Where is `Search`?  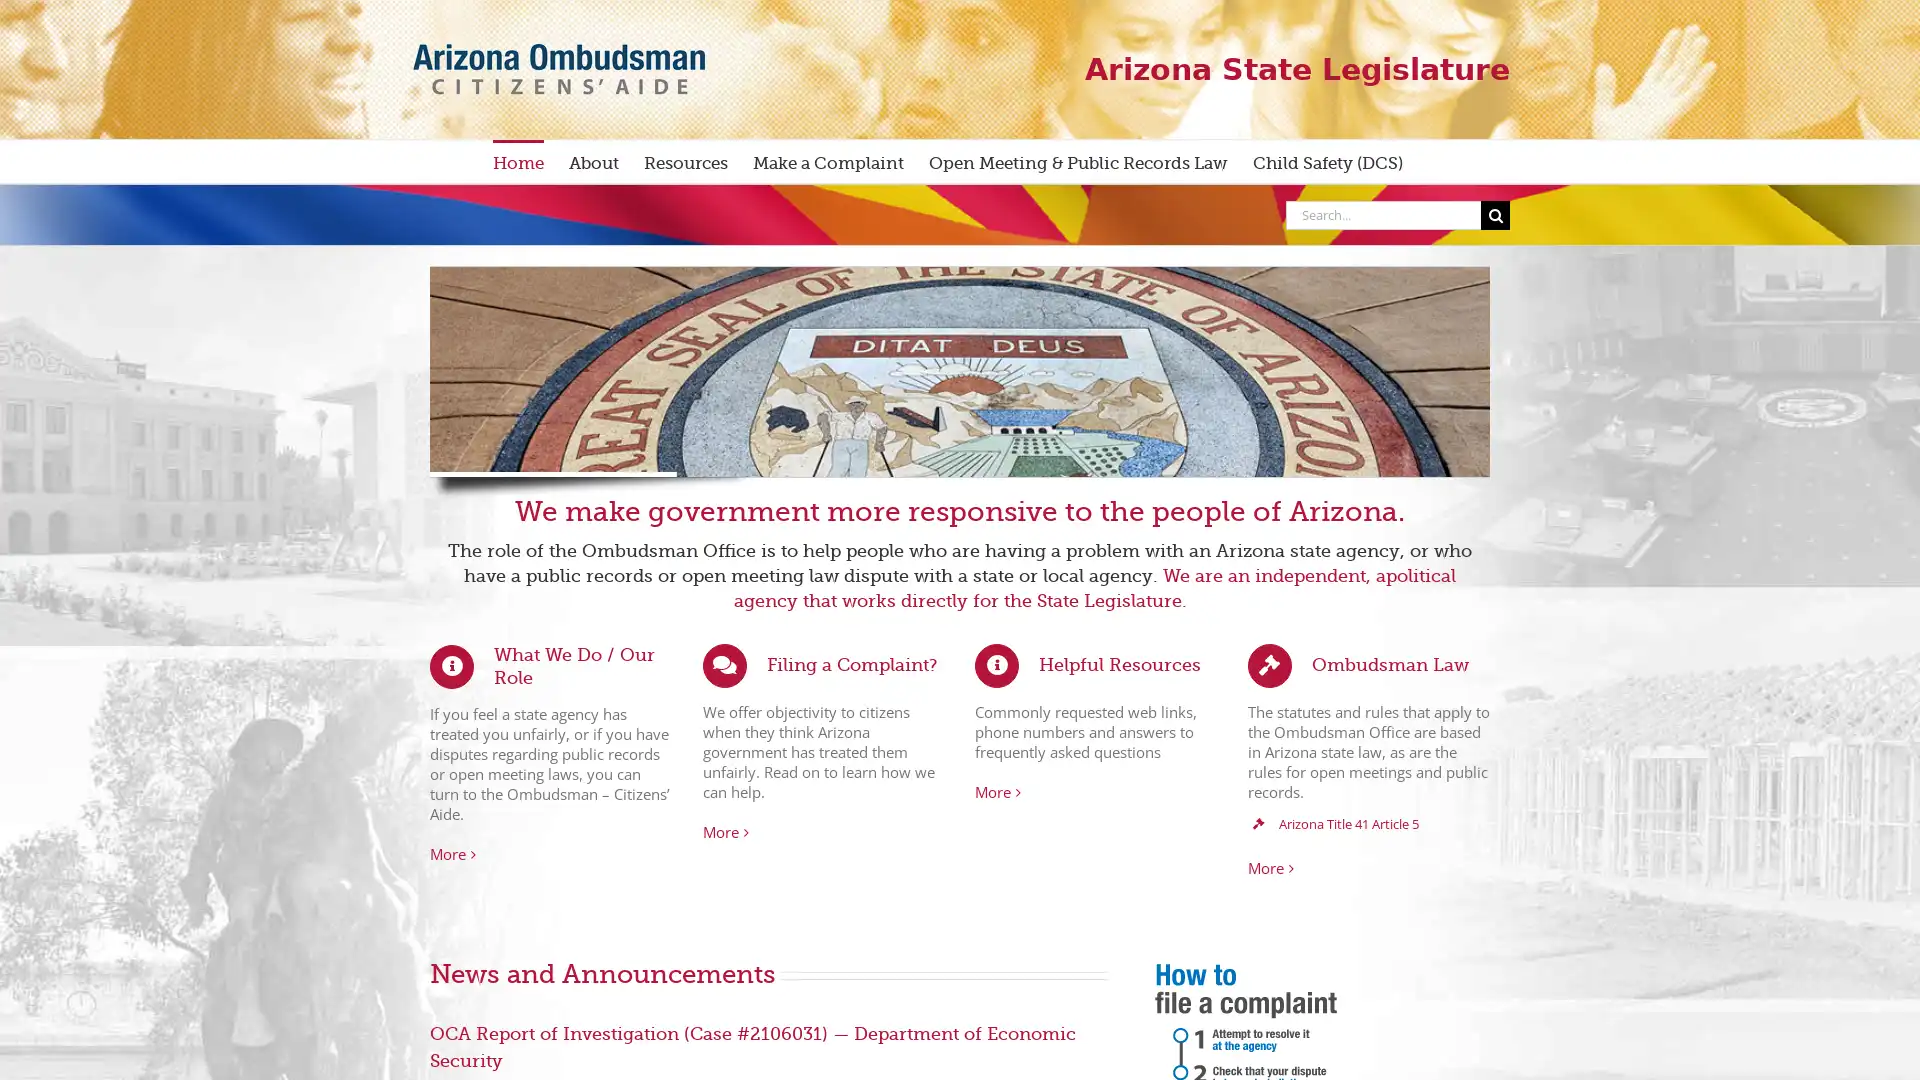
Search is located at coordinates (1495, 214).